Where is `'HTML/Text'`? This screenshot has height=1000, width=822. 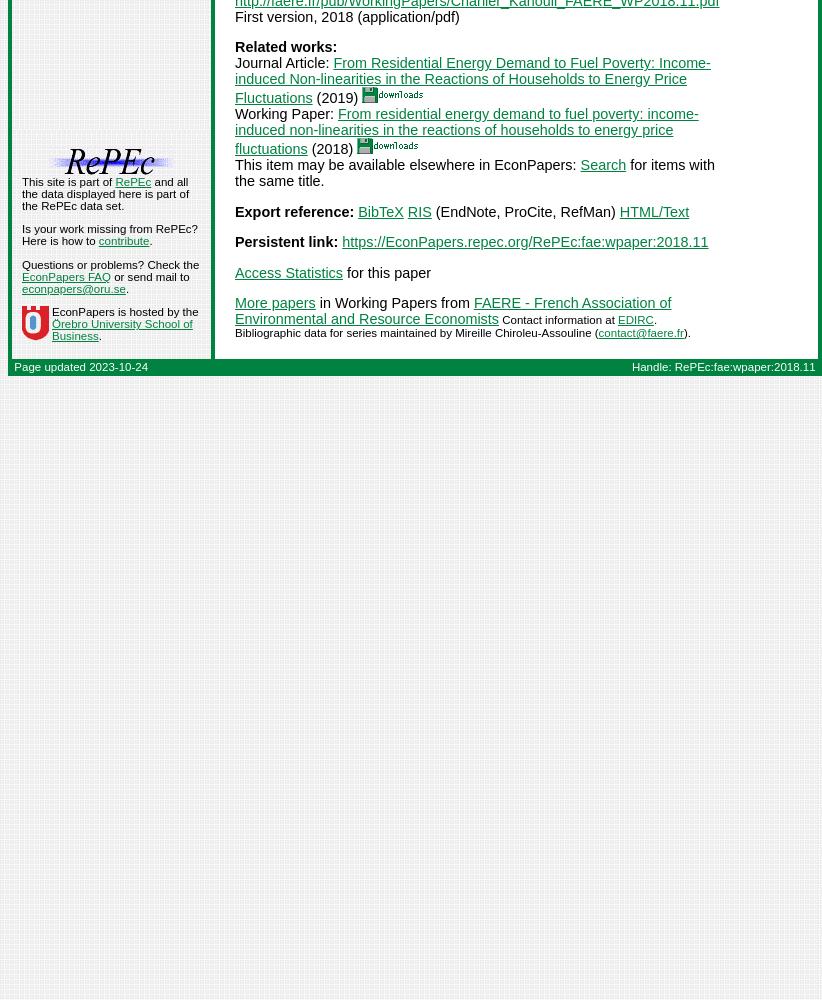 'HTML/Text' is located at coordinates (653, 210).